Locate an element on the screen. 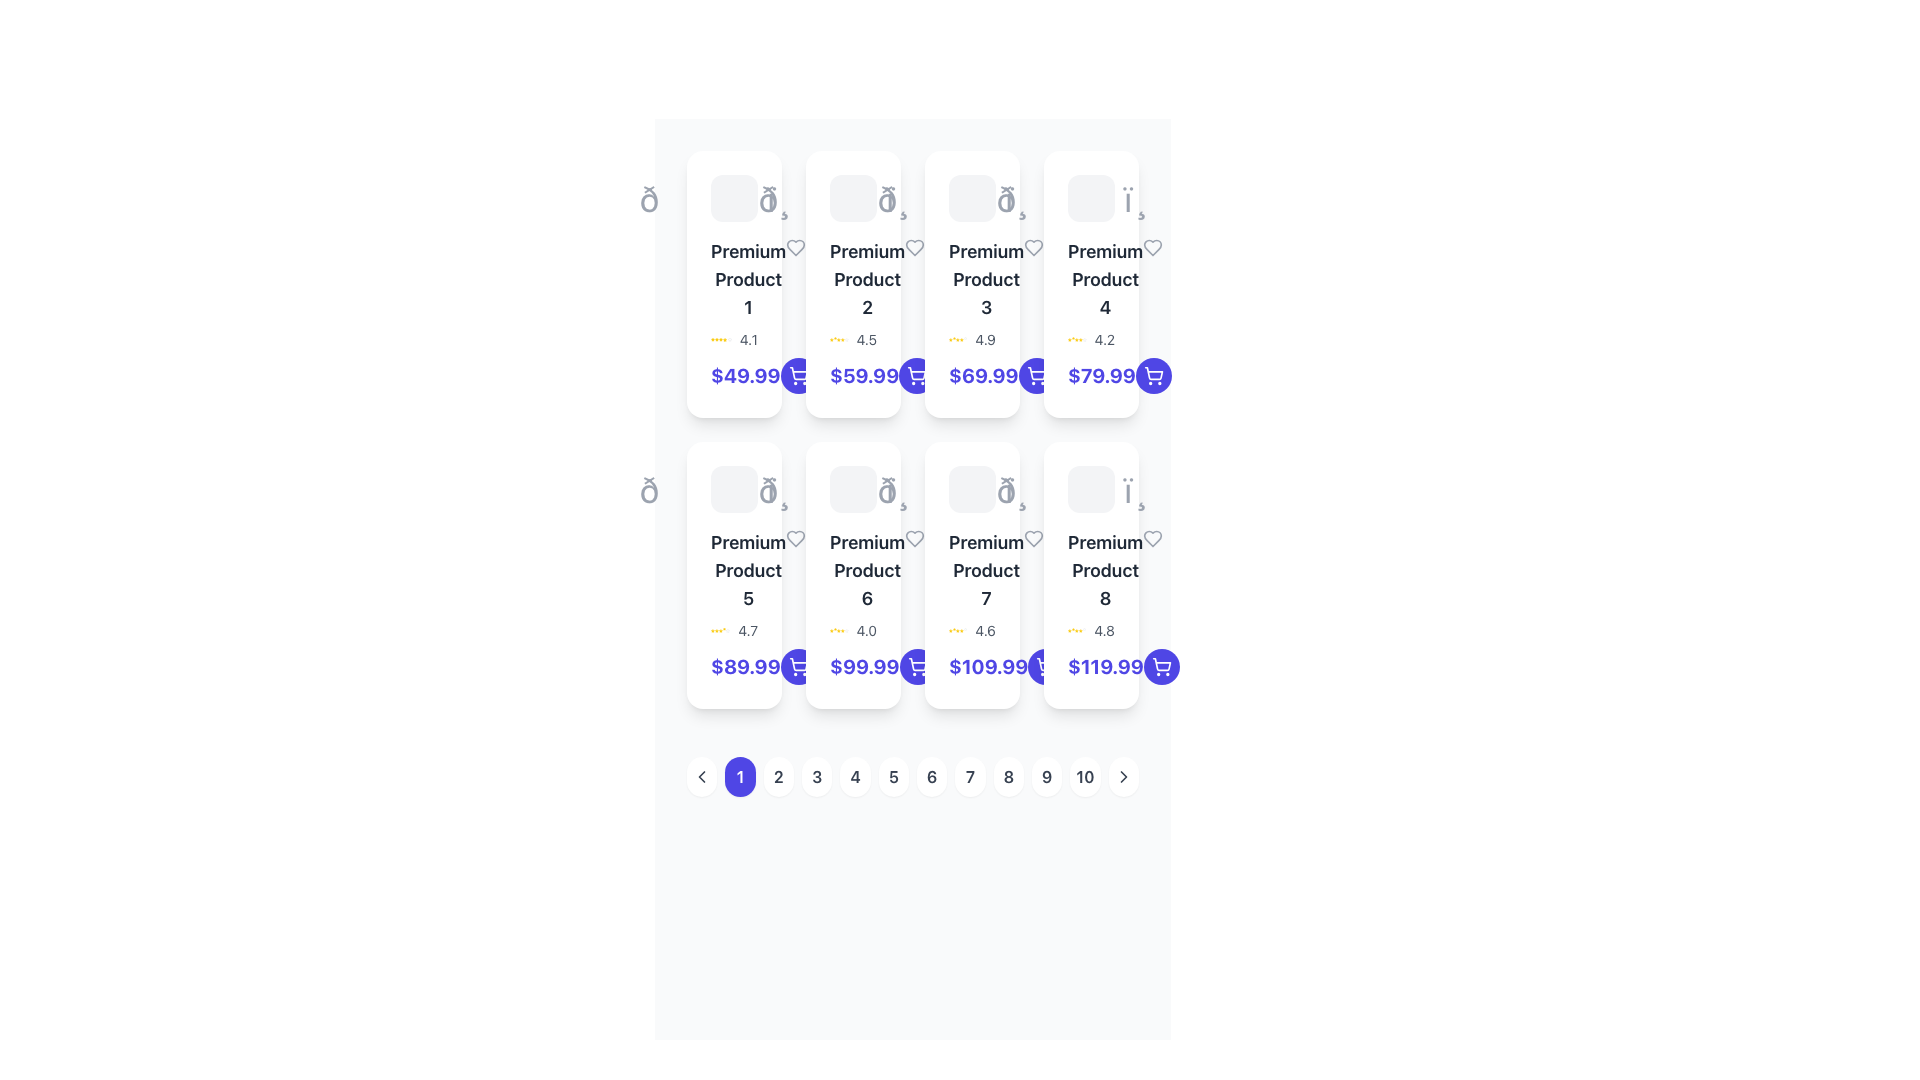  the heart-shaped icon with a hollow outline located at the top-right corner of the 'Premium Product 8' card is located at coordinates (1153, 538).